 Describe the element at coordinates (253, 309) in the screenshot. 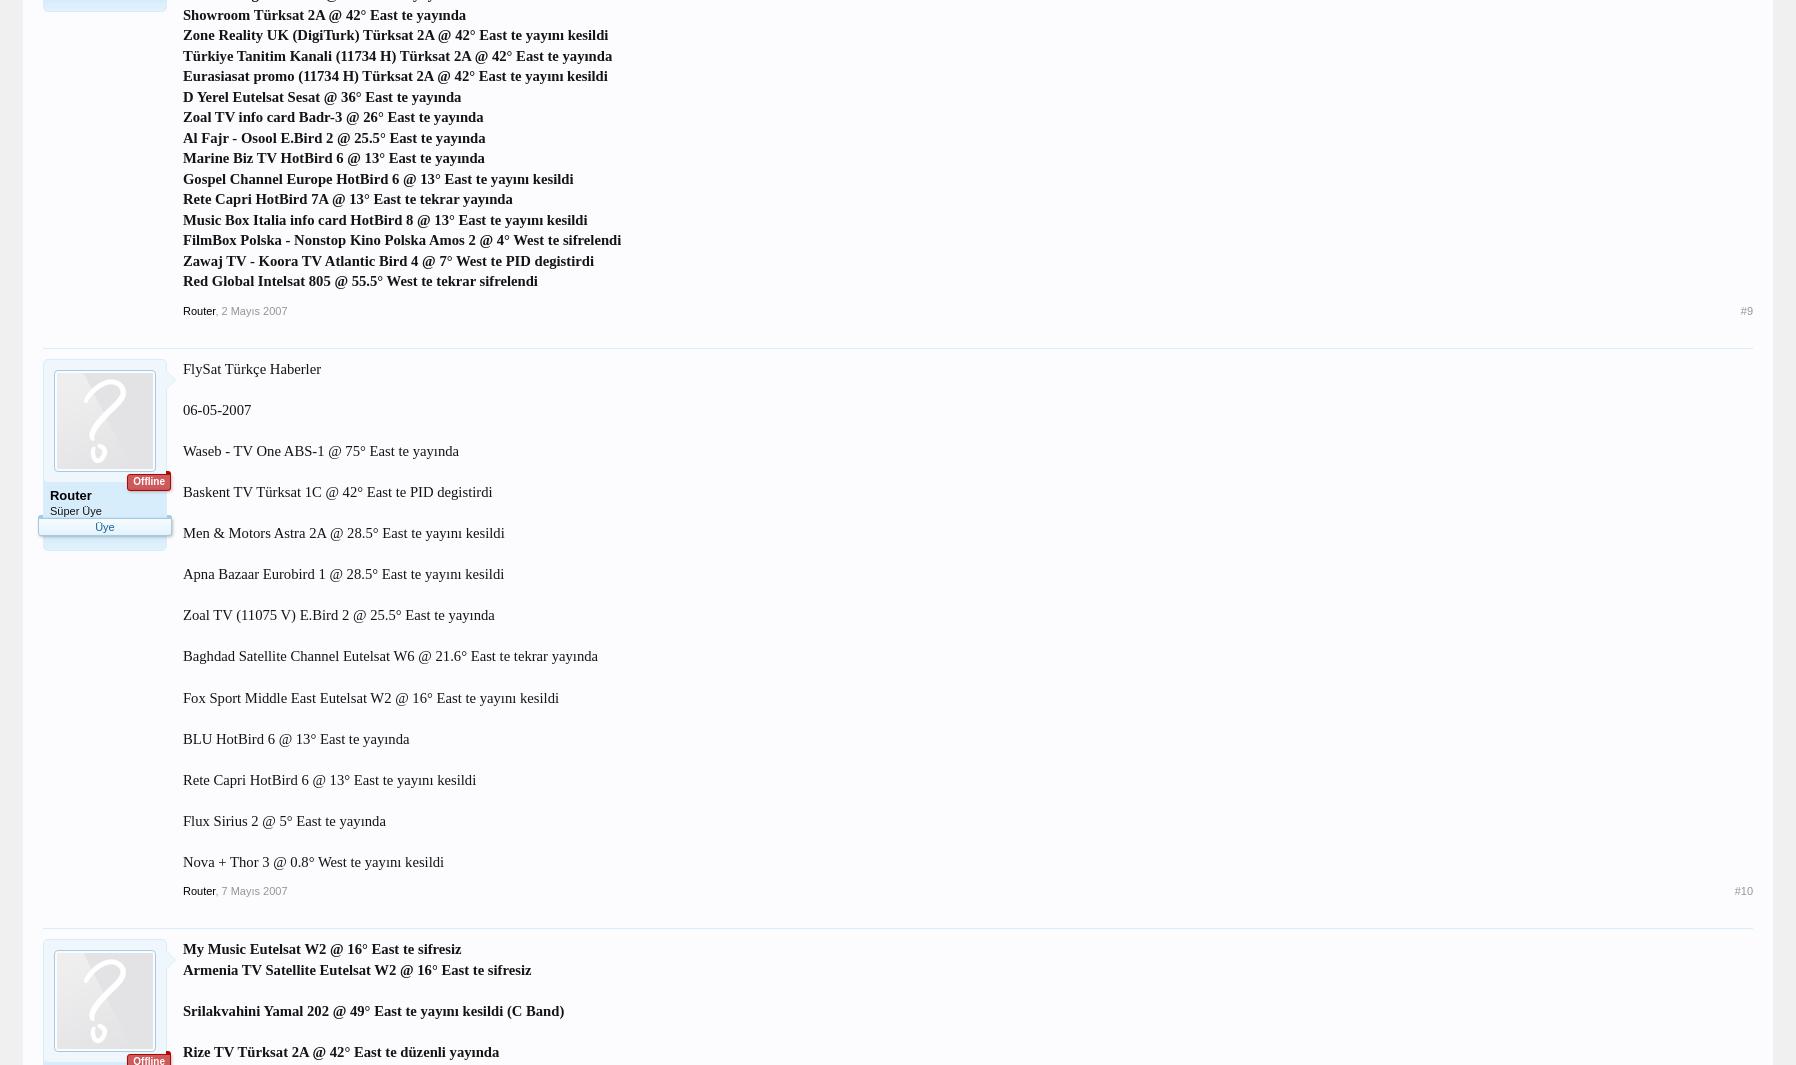

I see `'2 Mayıs 2007'` at that location.